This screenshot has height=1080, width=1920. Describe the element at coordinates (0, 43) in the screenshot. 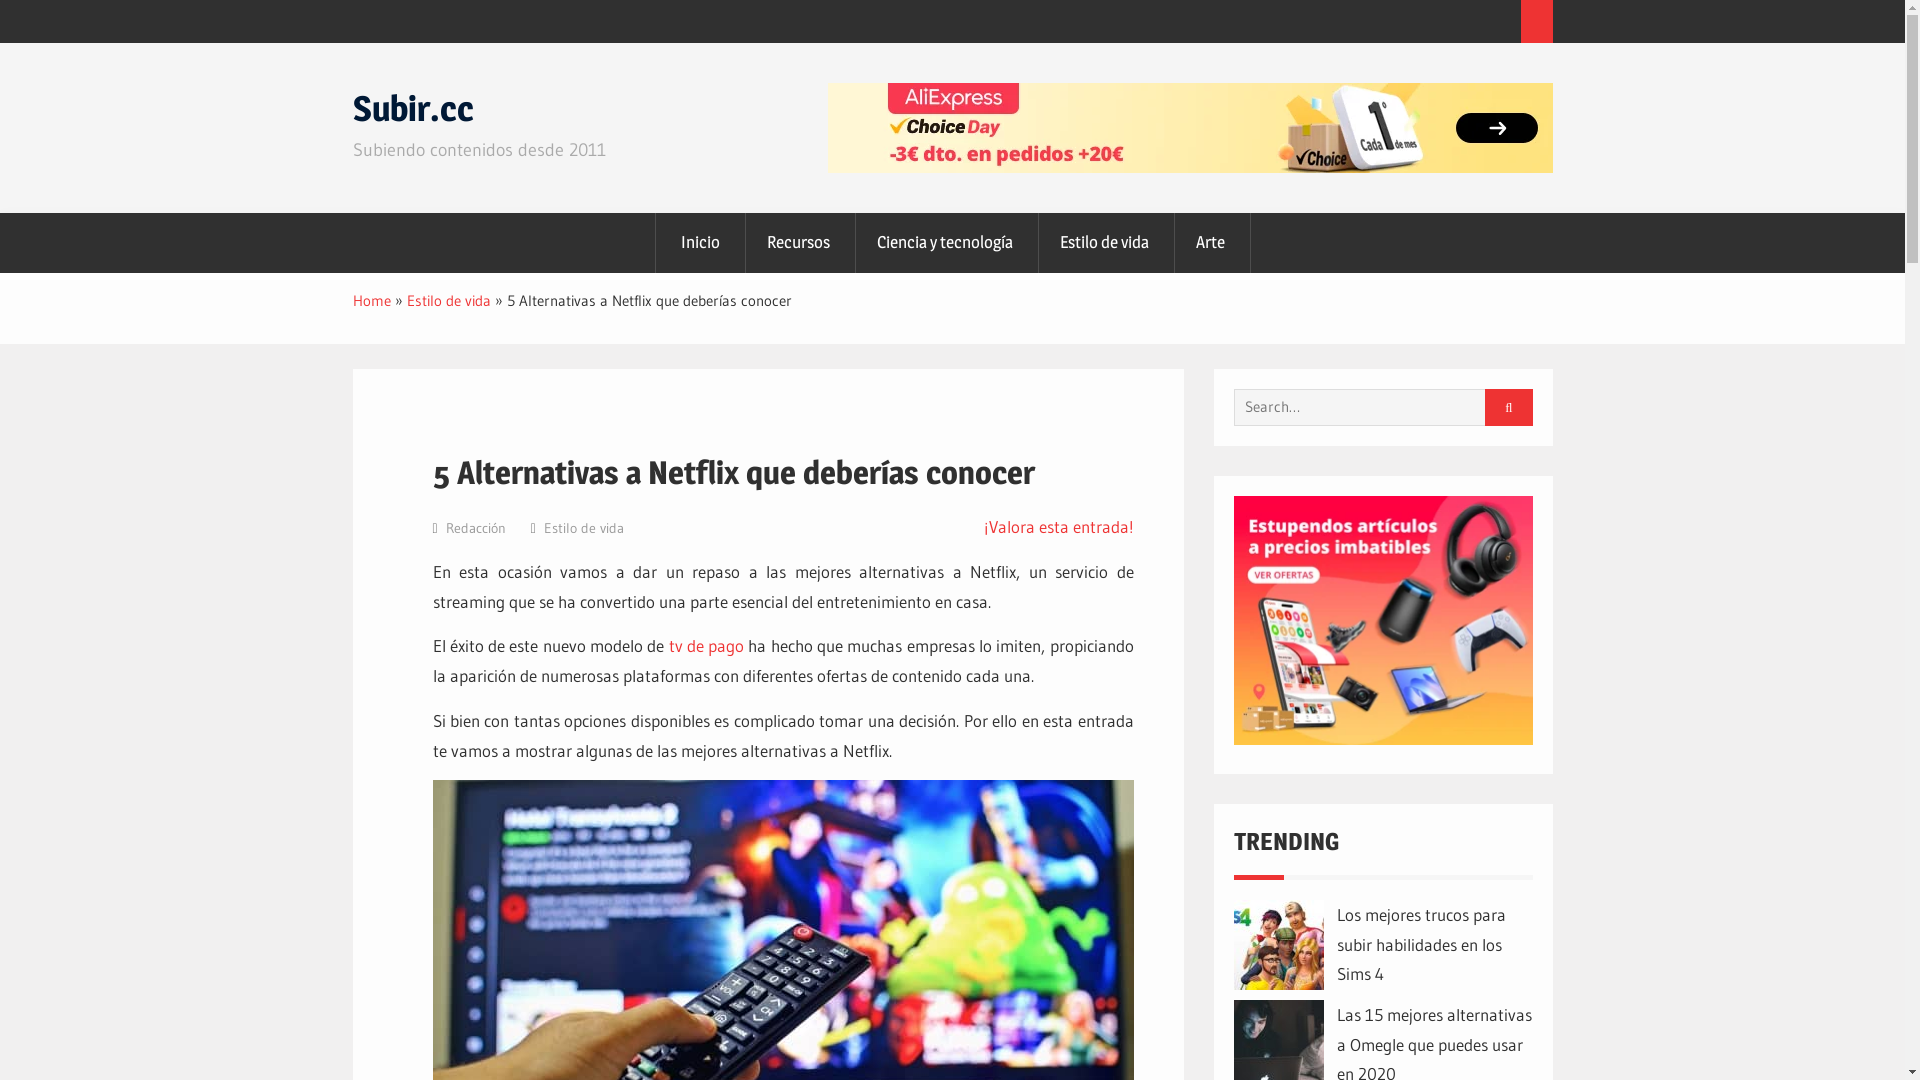

I see `'Skip to content'` at that location.